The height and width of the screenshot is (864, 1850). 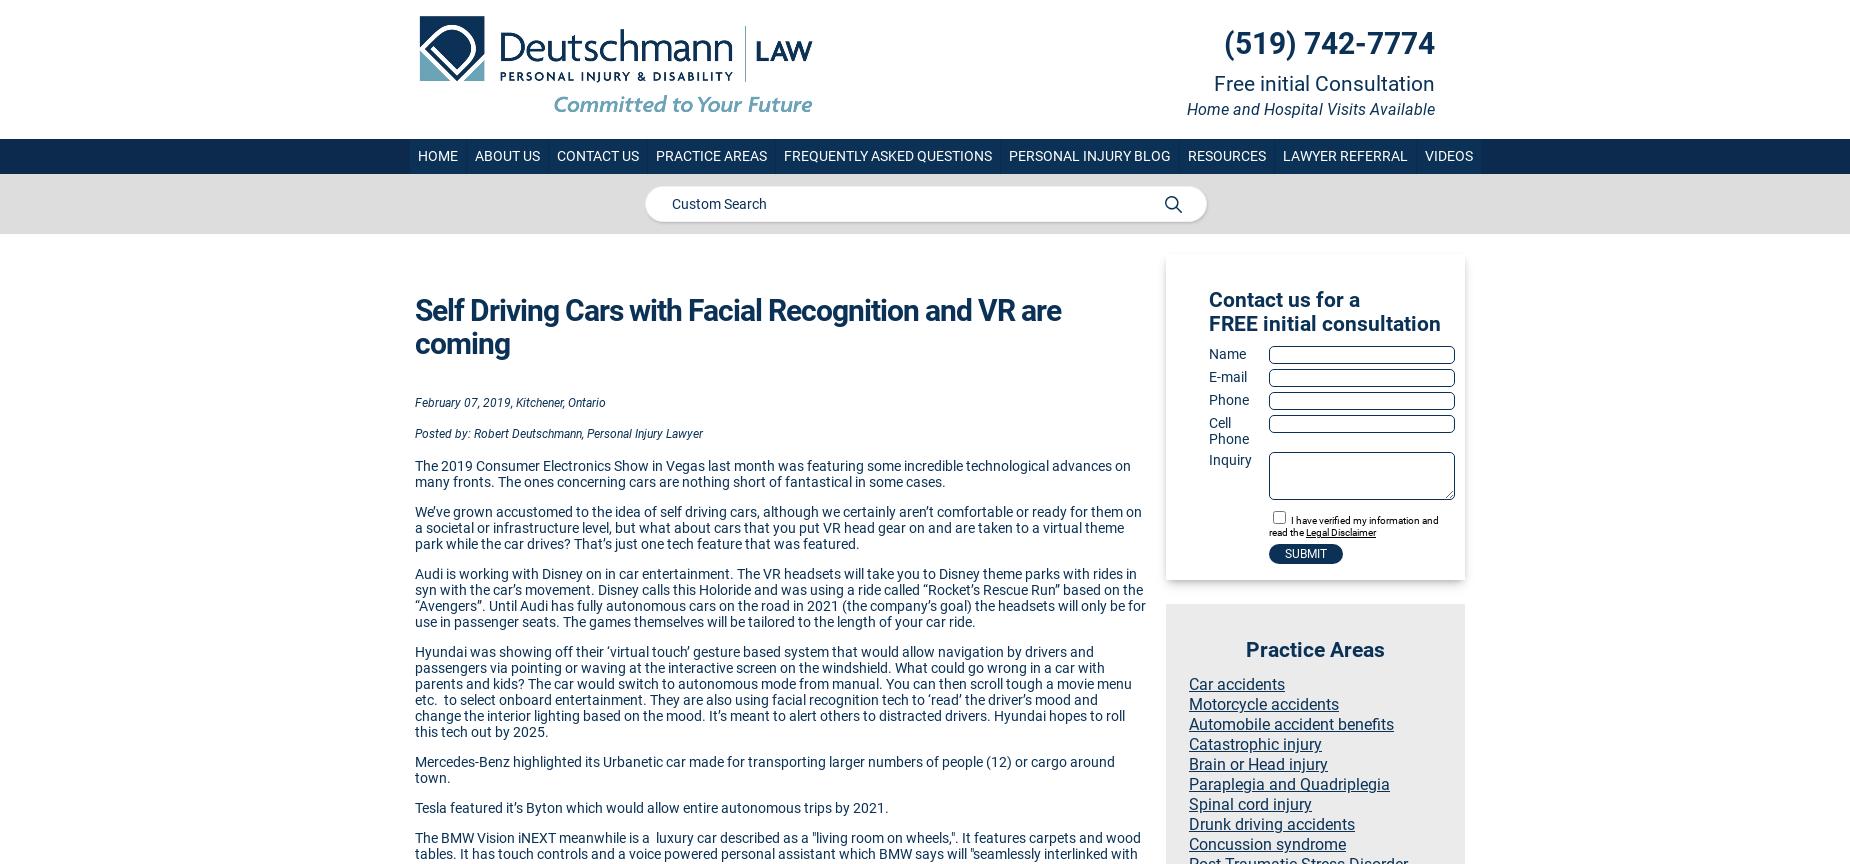 I want to click on 'Home and Hospital Visits Available', so click(x=1309, y=108).